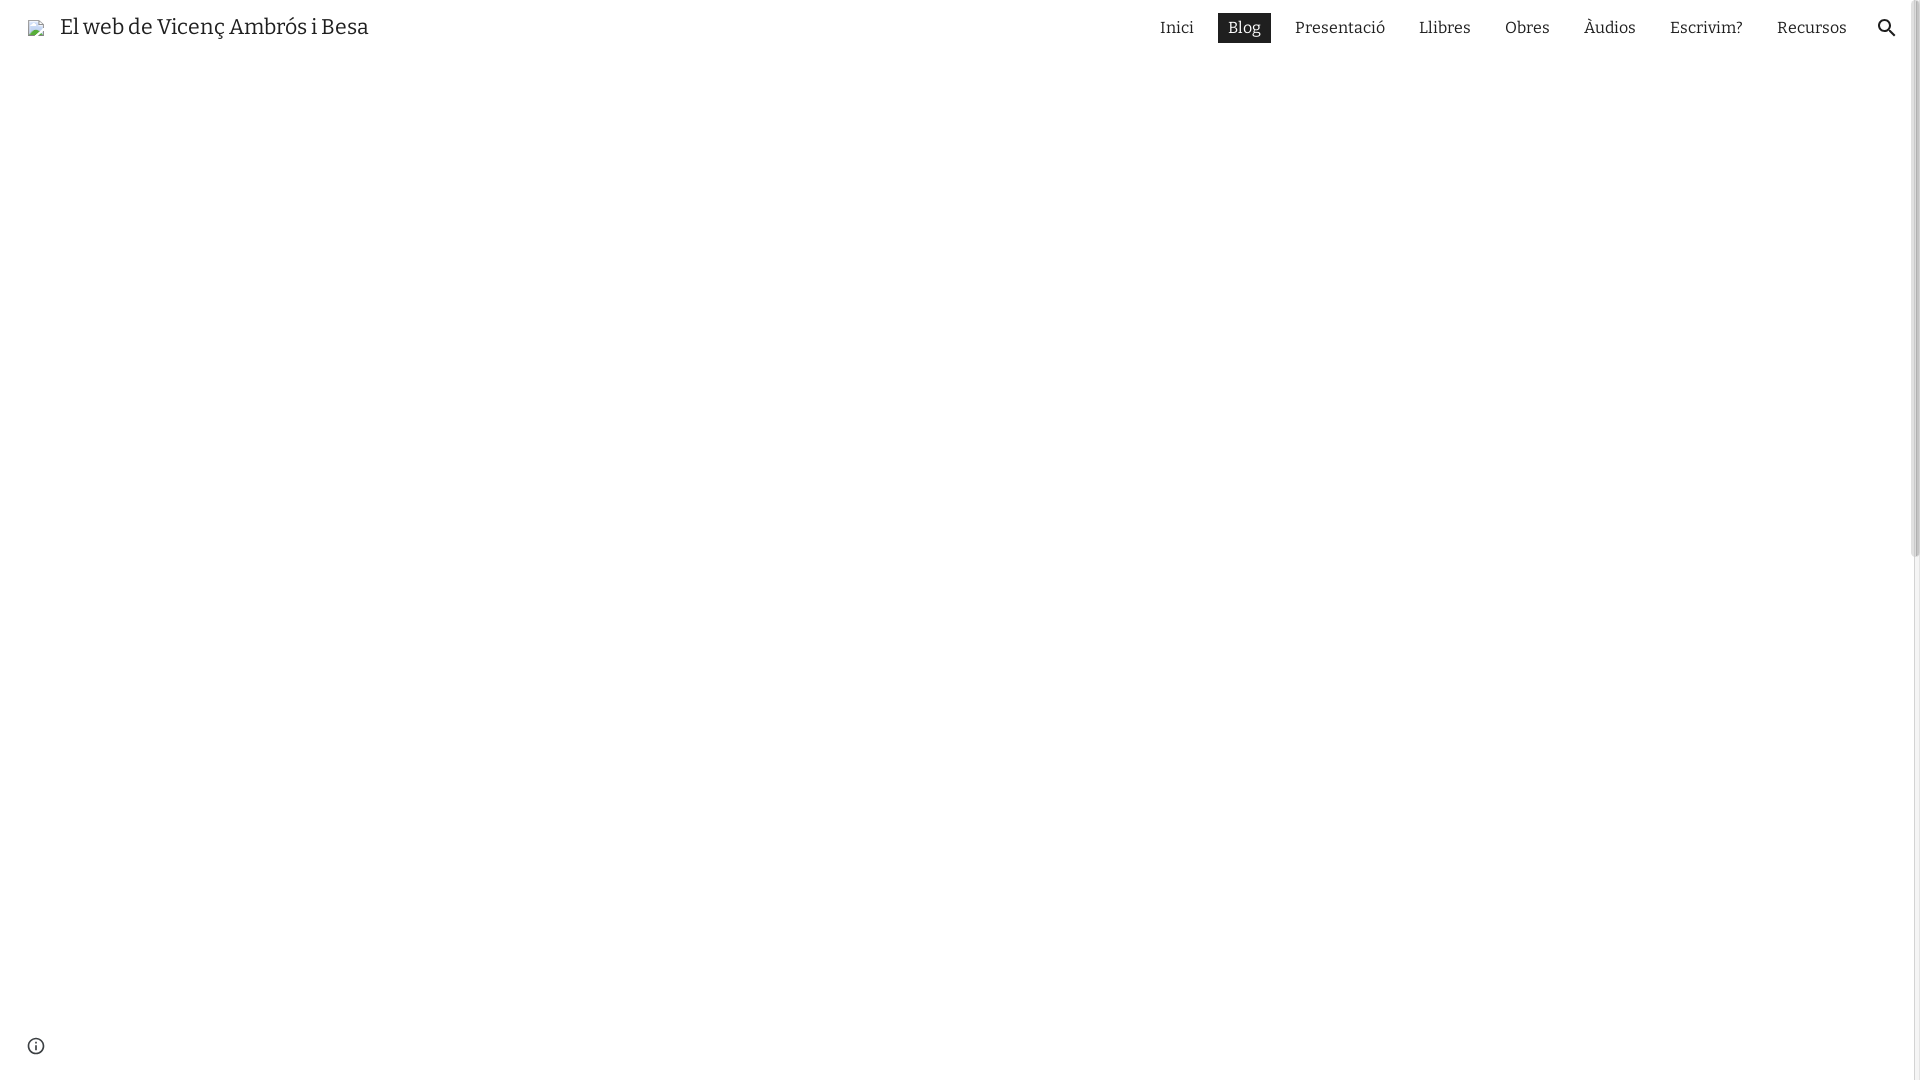  I want to click on 'Obres', so click(1526, 27).